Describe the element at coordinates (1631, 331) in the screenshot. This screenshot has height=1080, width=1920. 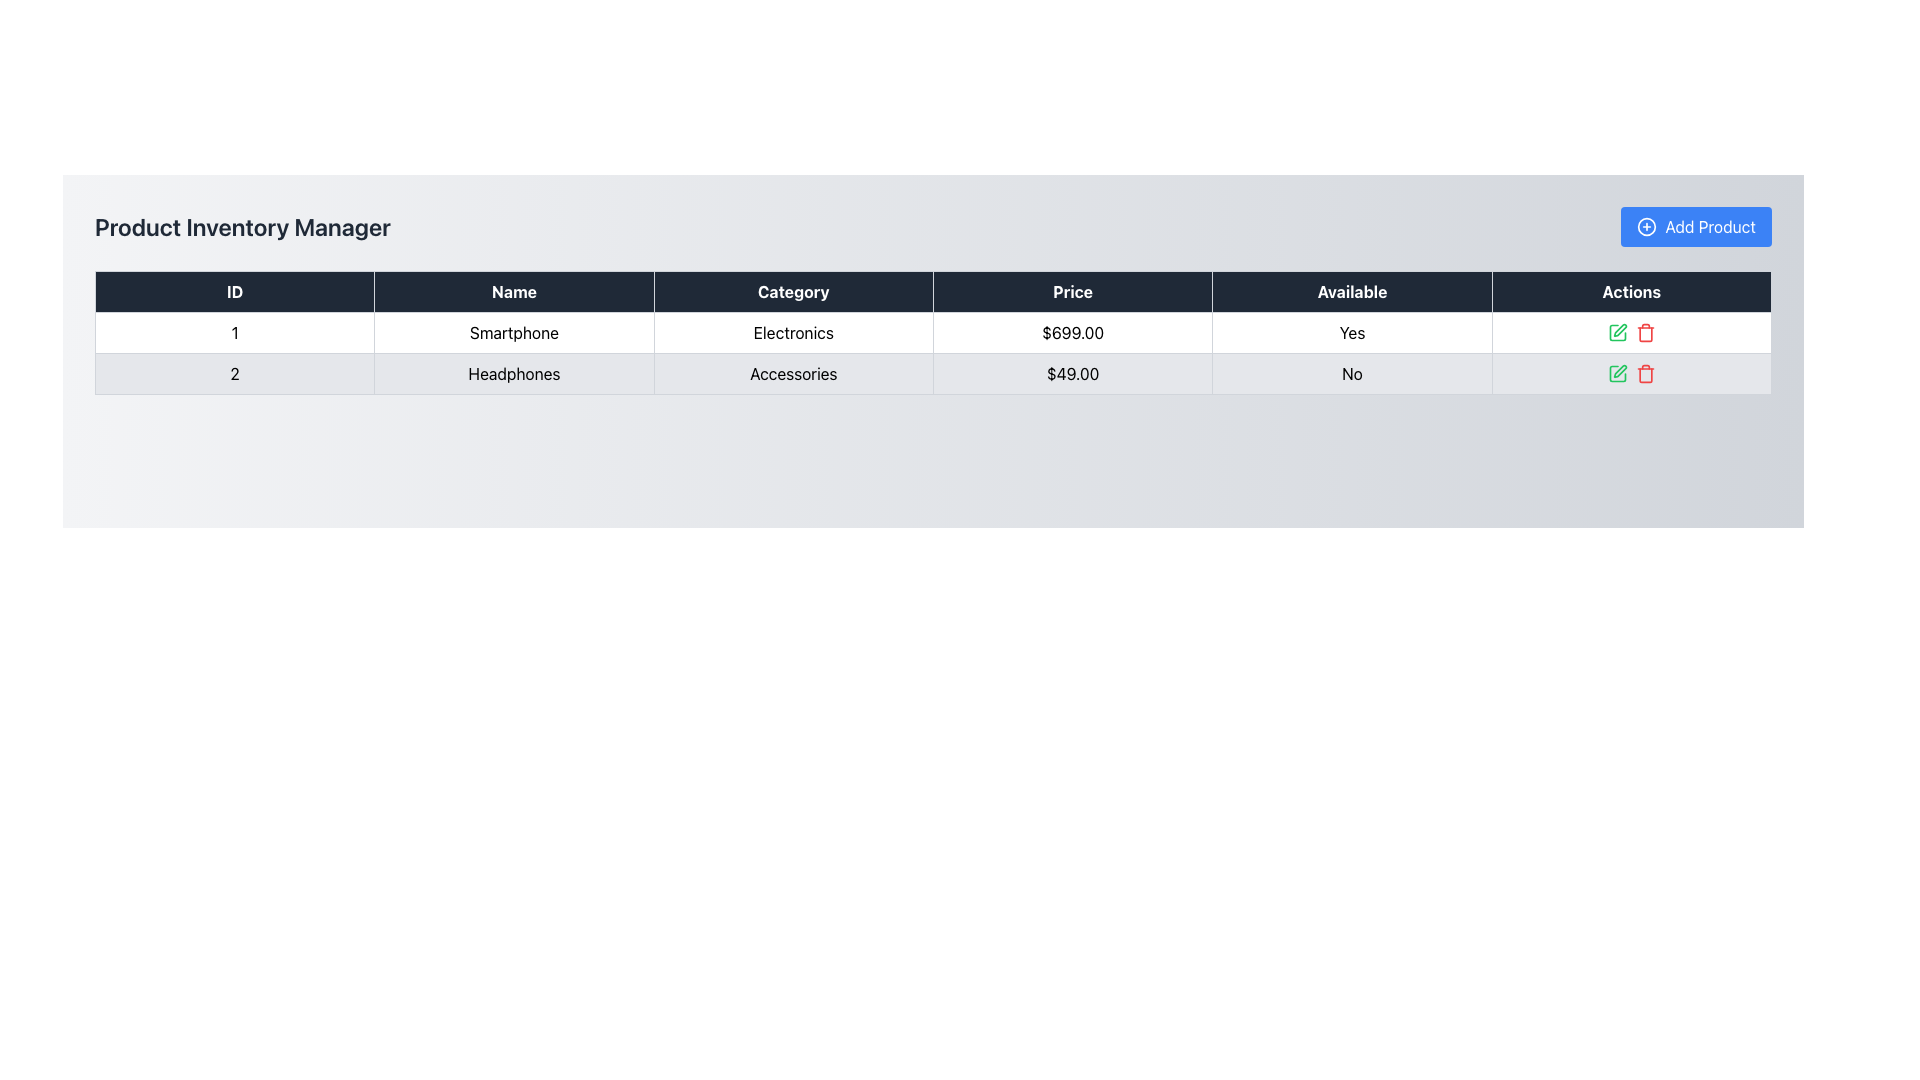
I see `the green pencil icon in the Control Panel located in the last column of the first row under the 'Actions' header` at that location.